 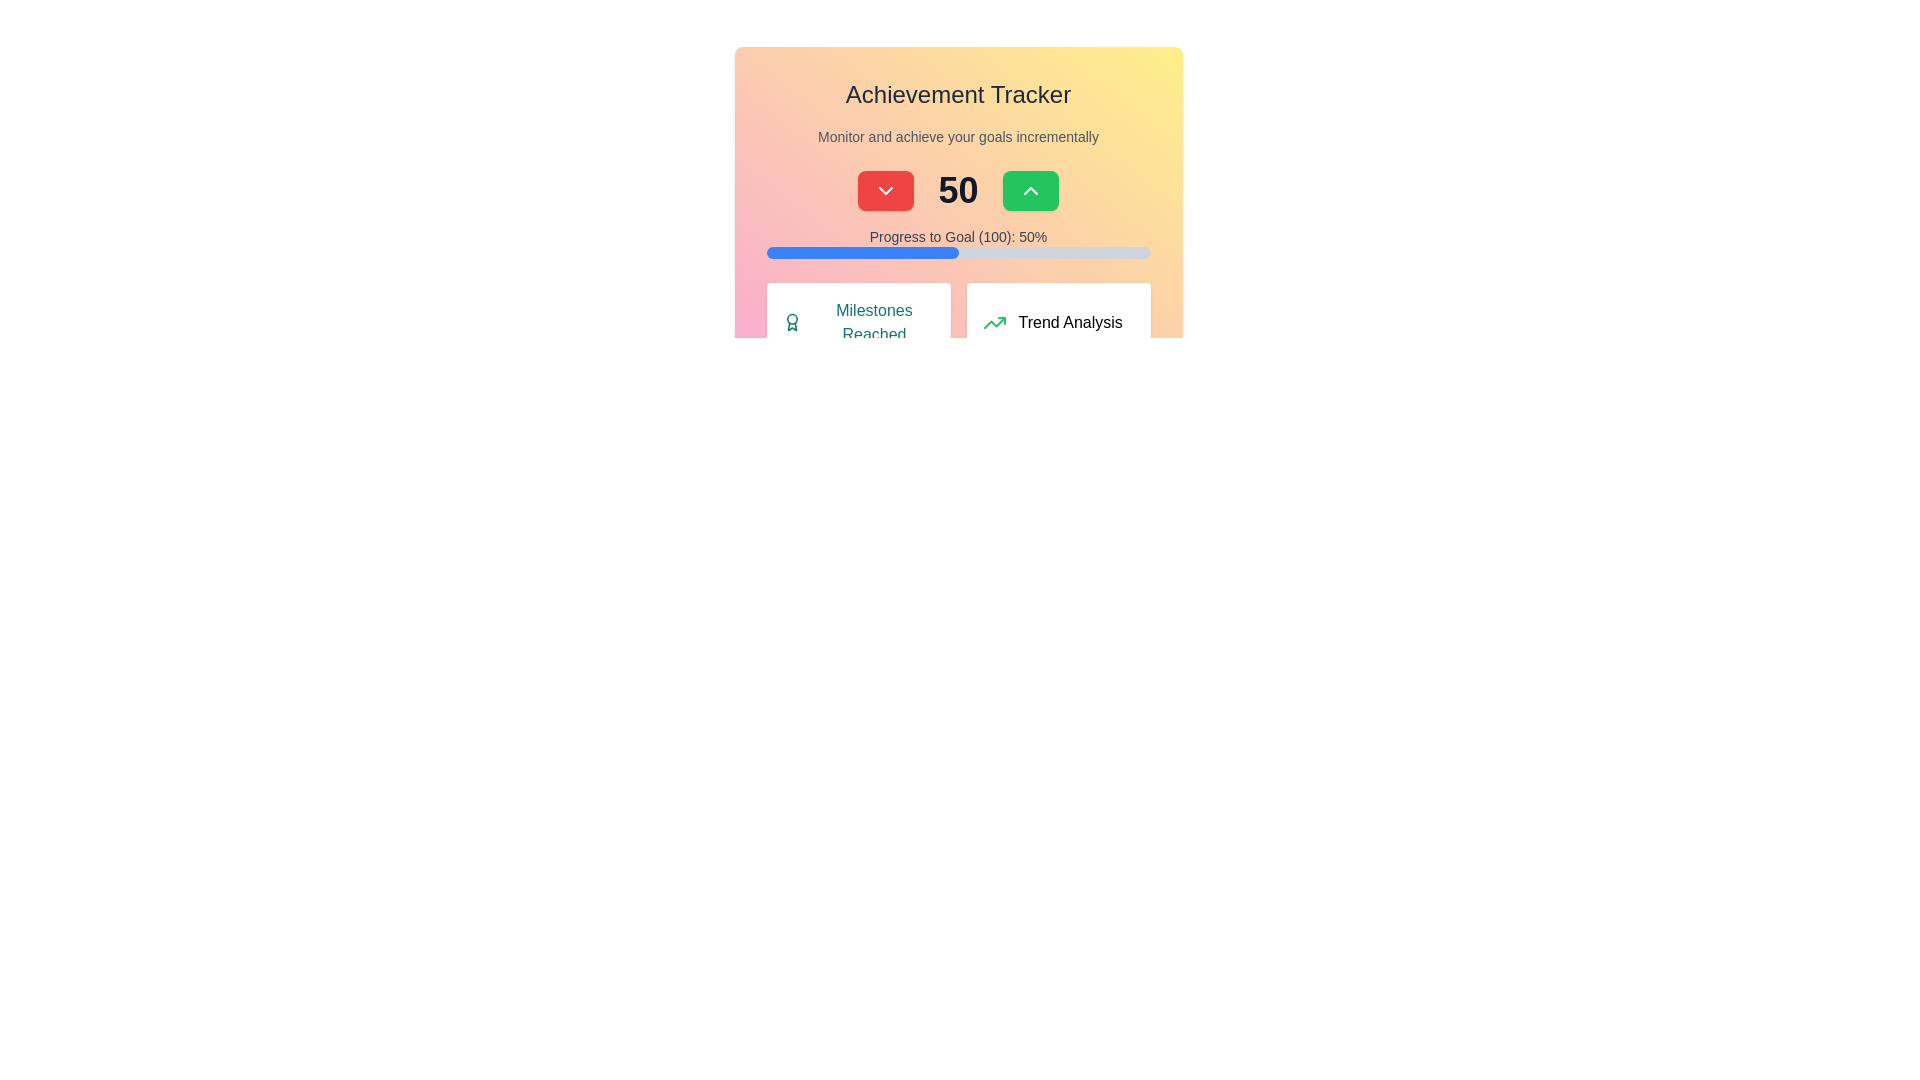 I want to click on the SVG Icon located within the button, which serves as a visual indicator for downward navigation, positioned to the left of the numeric counter '50' and below the 'Achievement Tracker' title, so click(x=885, y=191).